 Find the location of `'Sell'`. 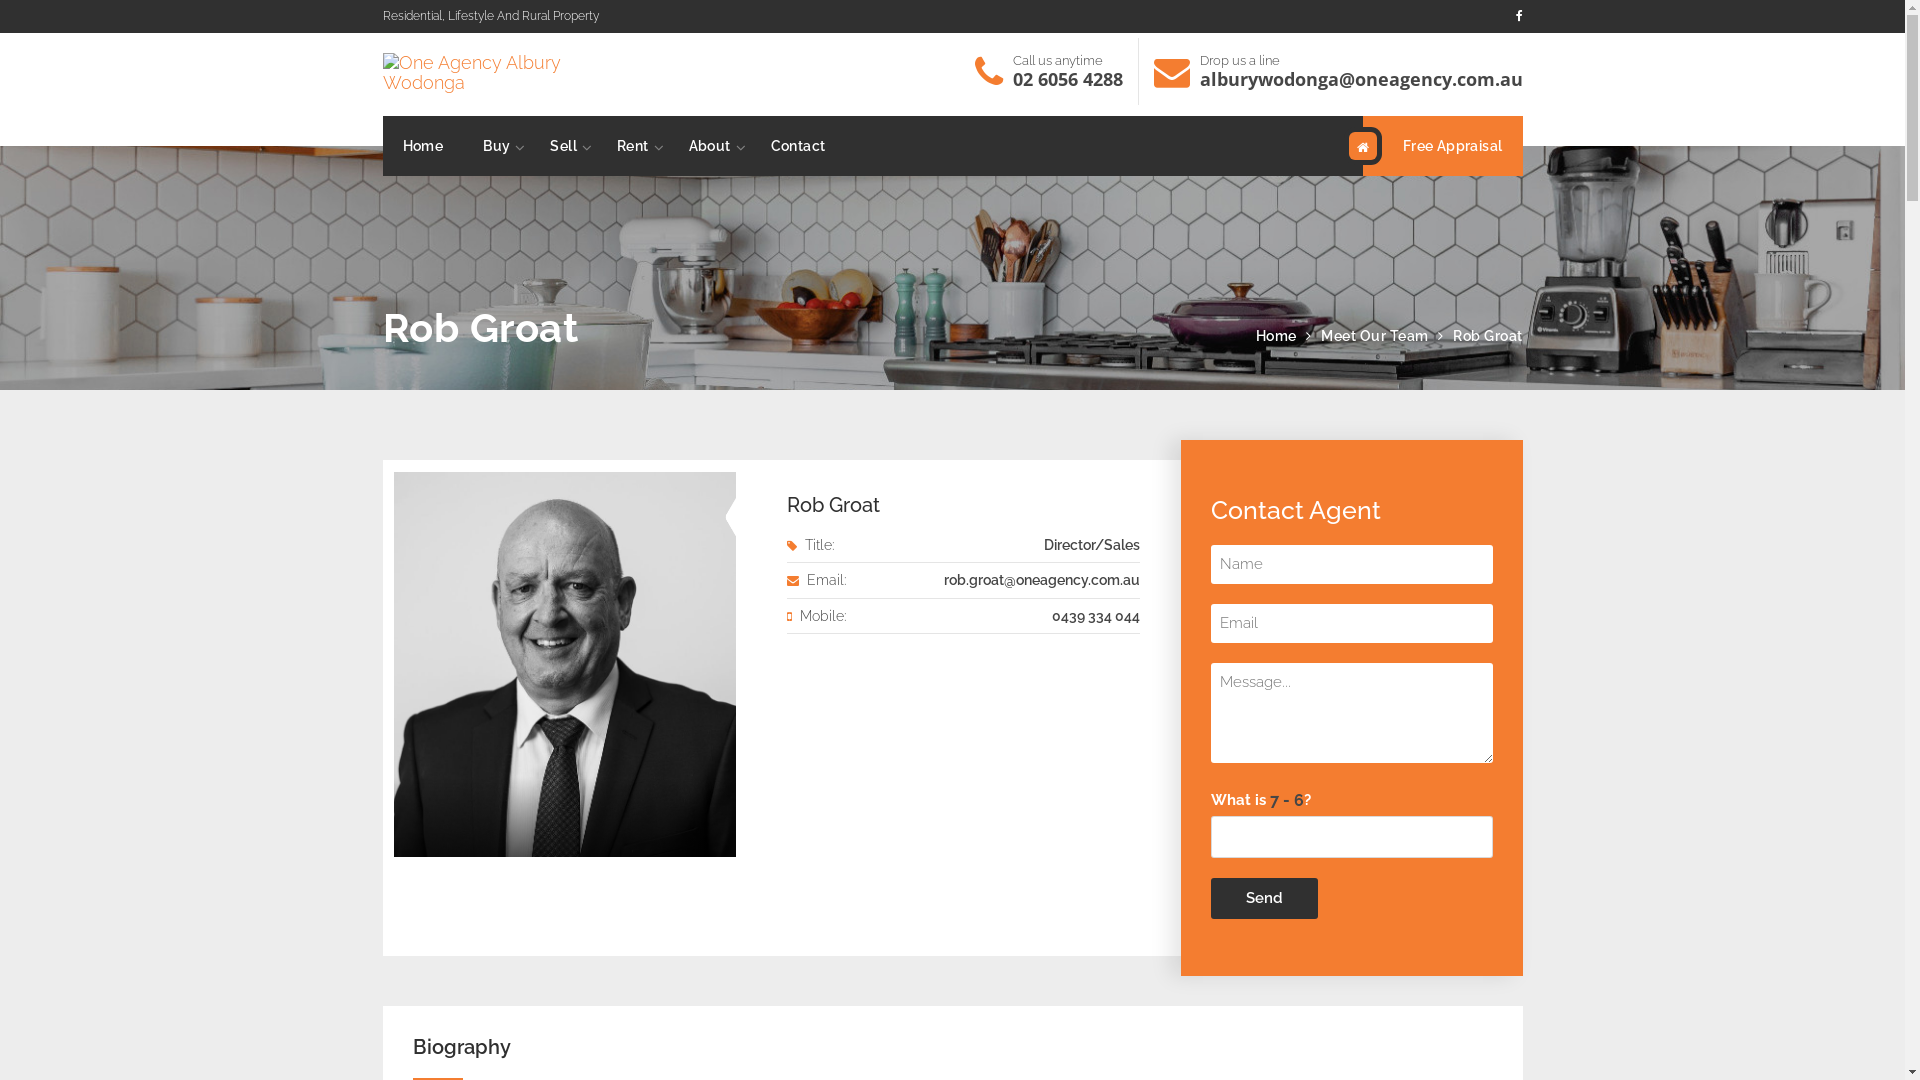

'Sell' is located at coordinates (562, 145).